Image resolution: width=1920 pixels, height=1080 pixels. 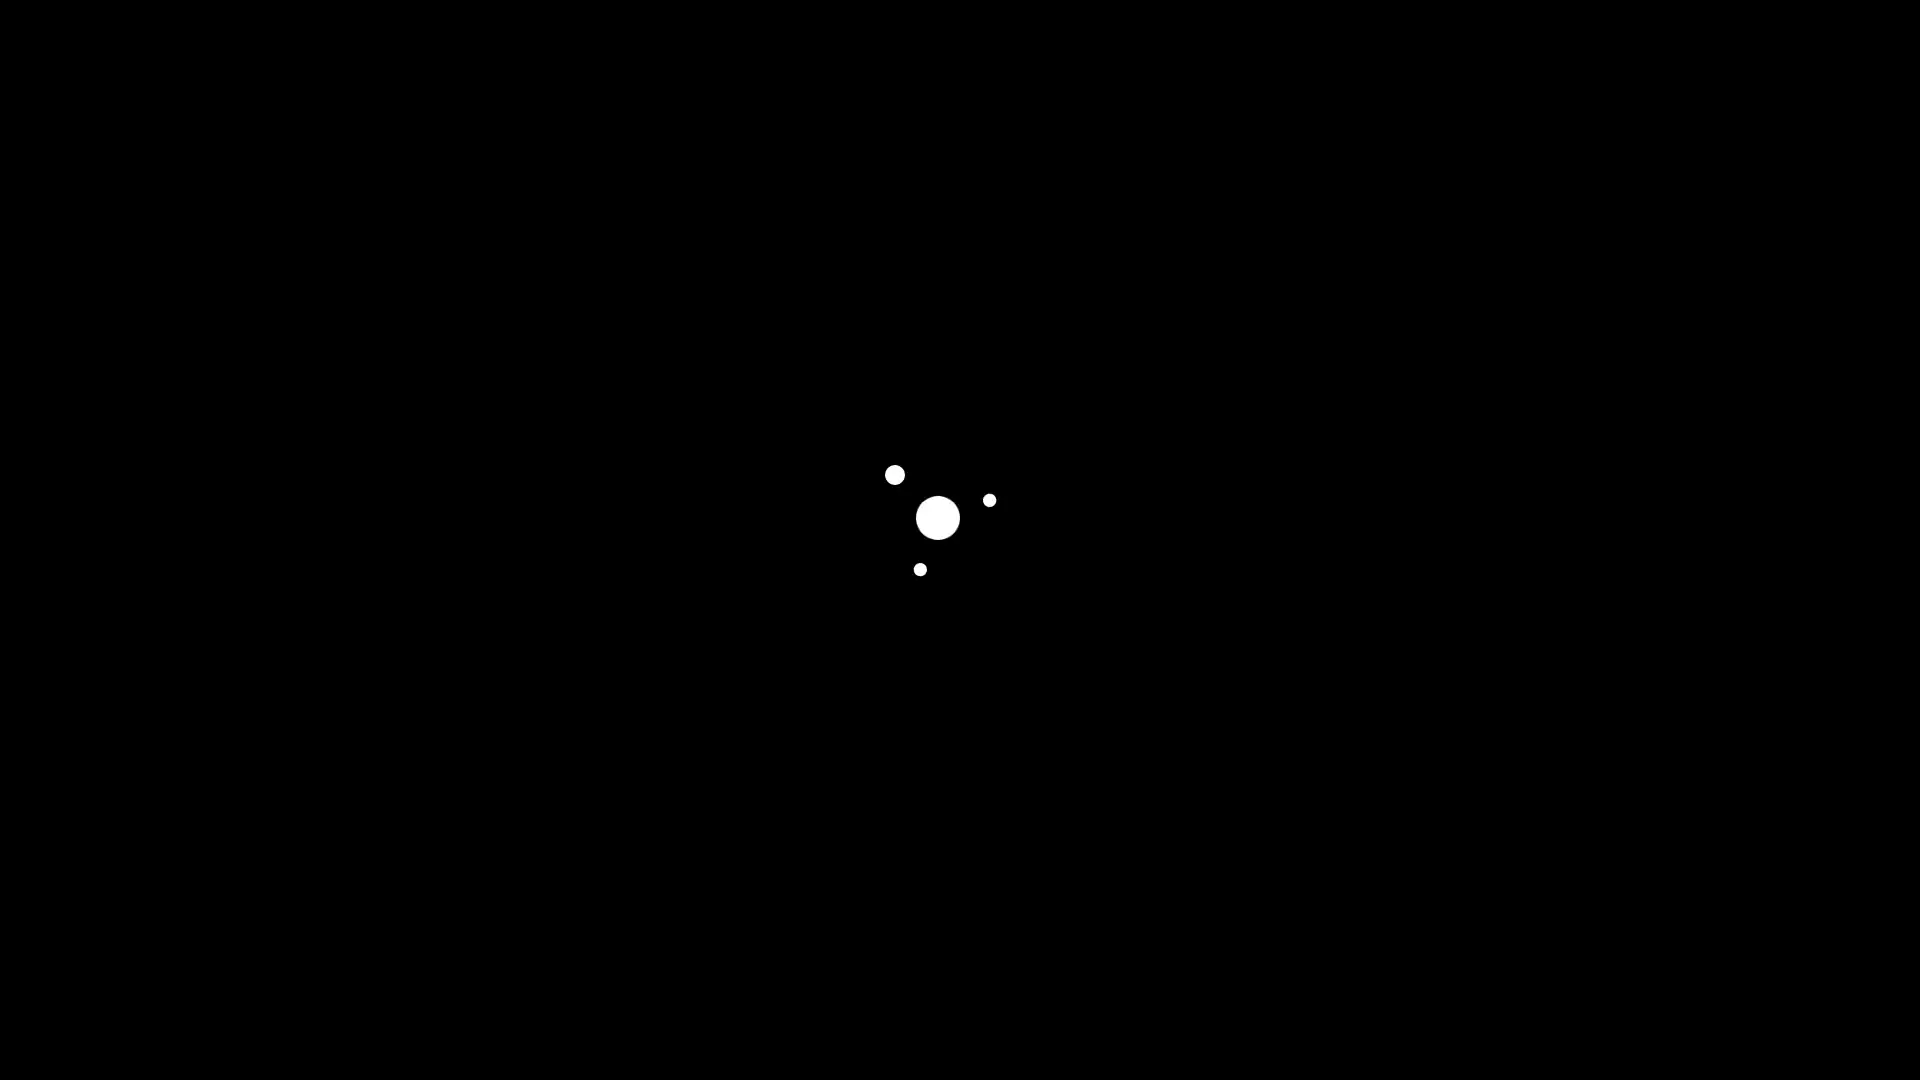 What do you see at coordinates (1628, 898) in the screenshot?
I see `SIGN UP` at bounding box center [1628, 898].